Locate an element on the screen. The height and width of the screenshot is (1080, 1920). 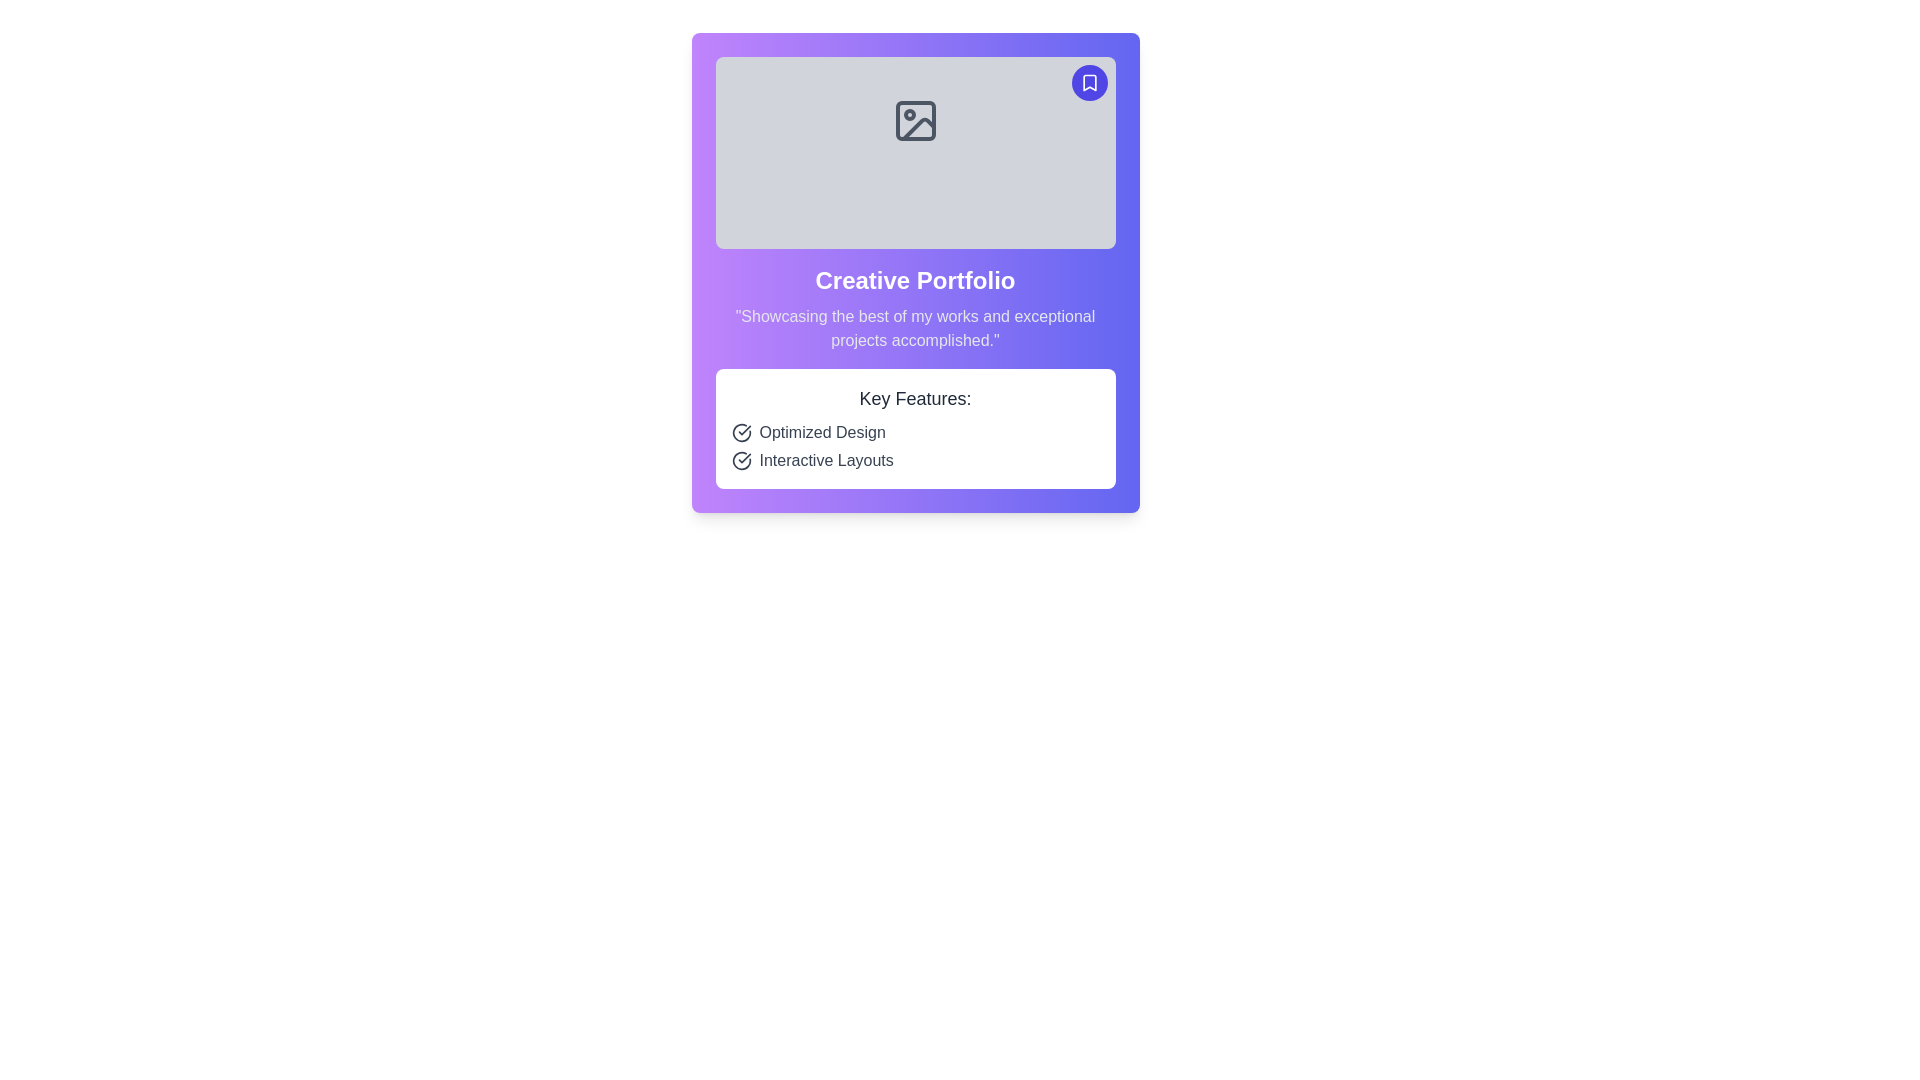
text displayed in the heading element, which serves as the main title for the card and is located at the top section, centered horizontally below an image placeholder is located at coordinates (914, 281).